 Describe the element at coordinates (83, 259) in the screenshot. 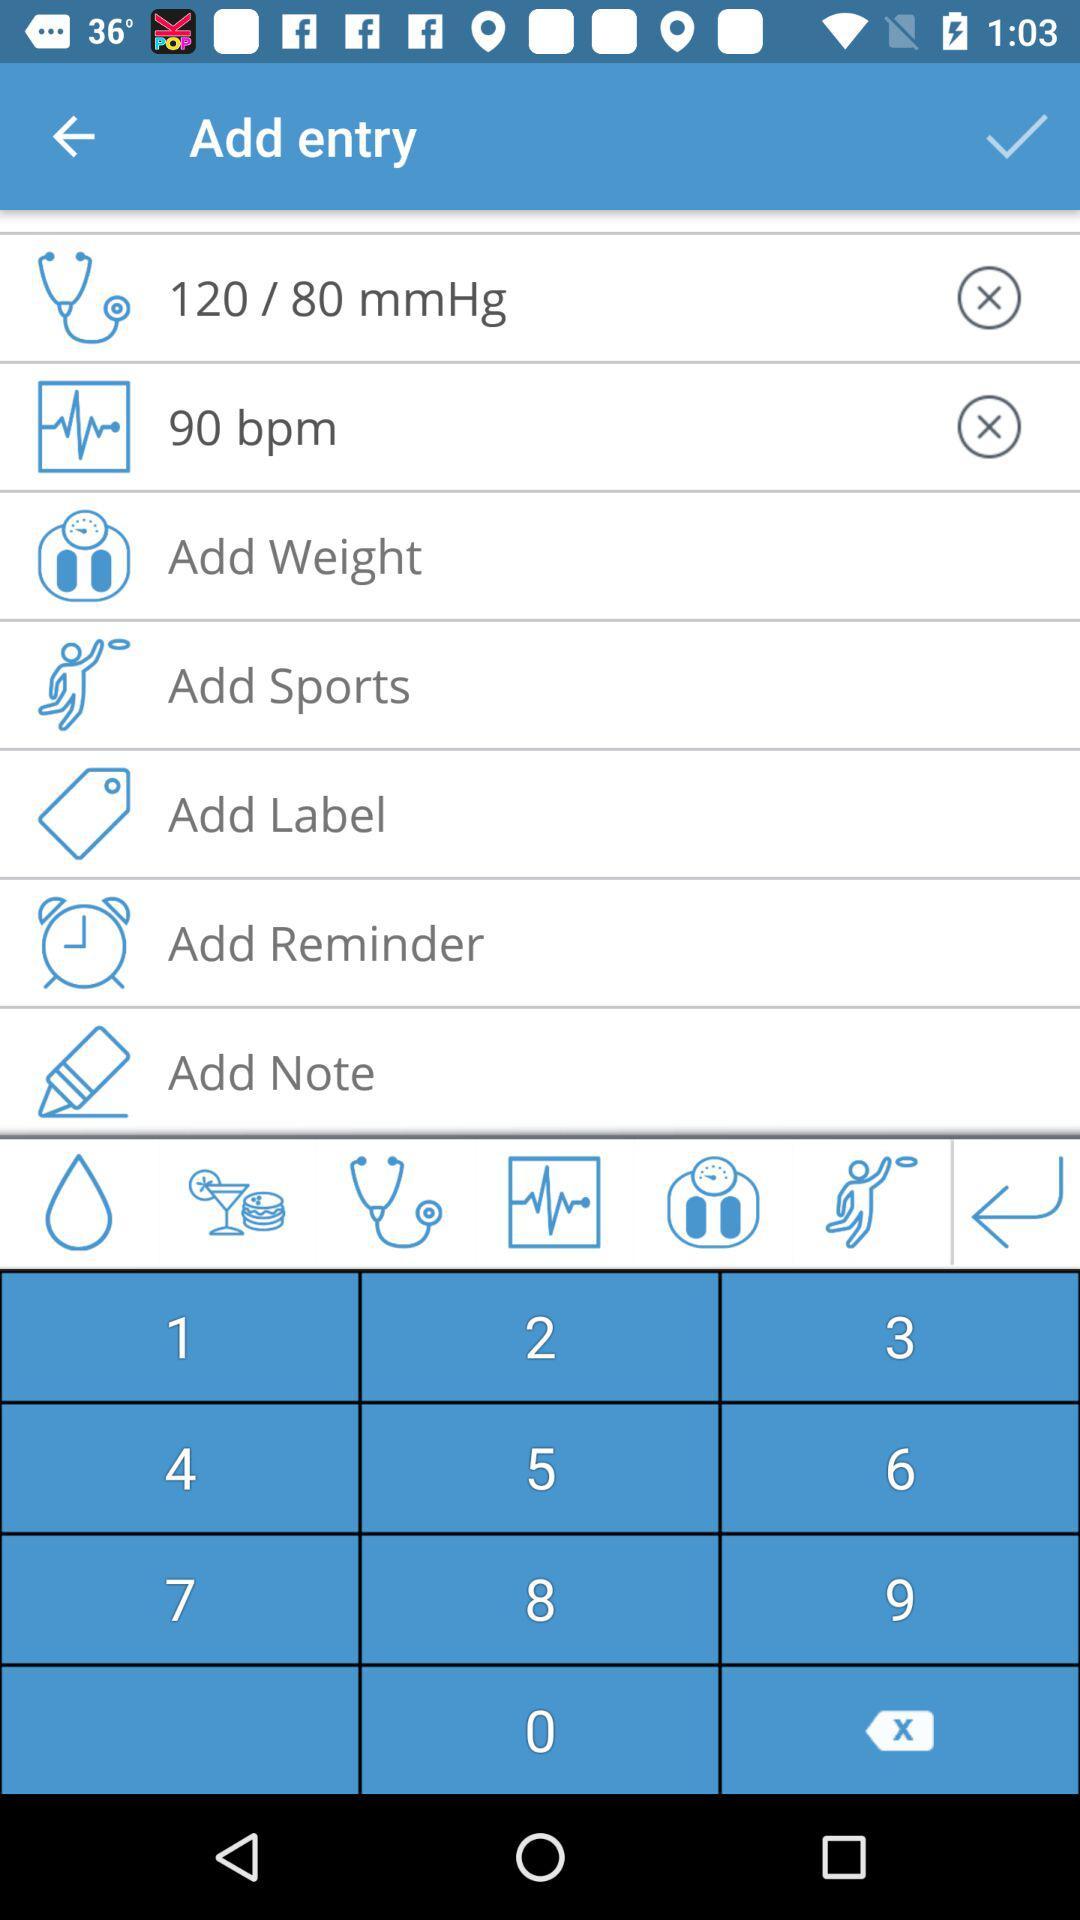

I see `the stethoscope icon` at that location.